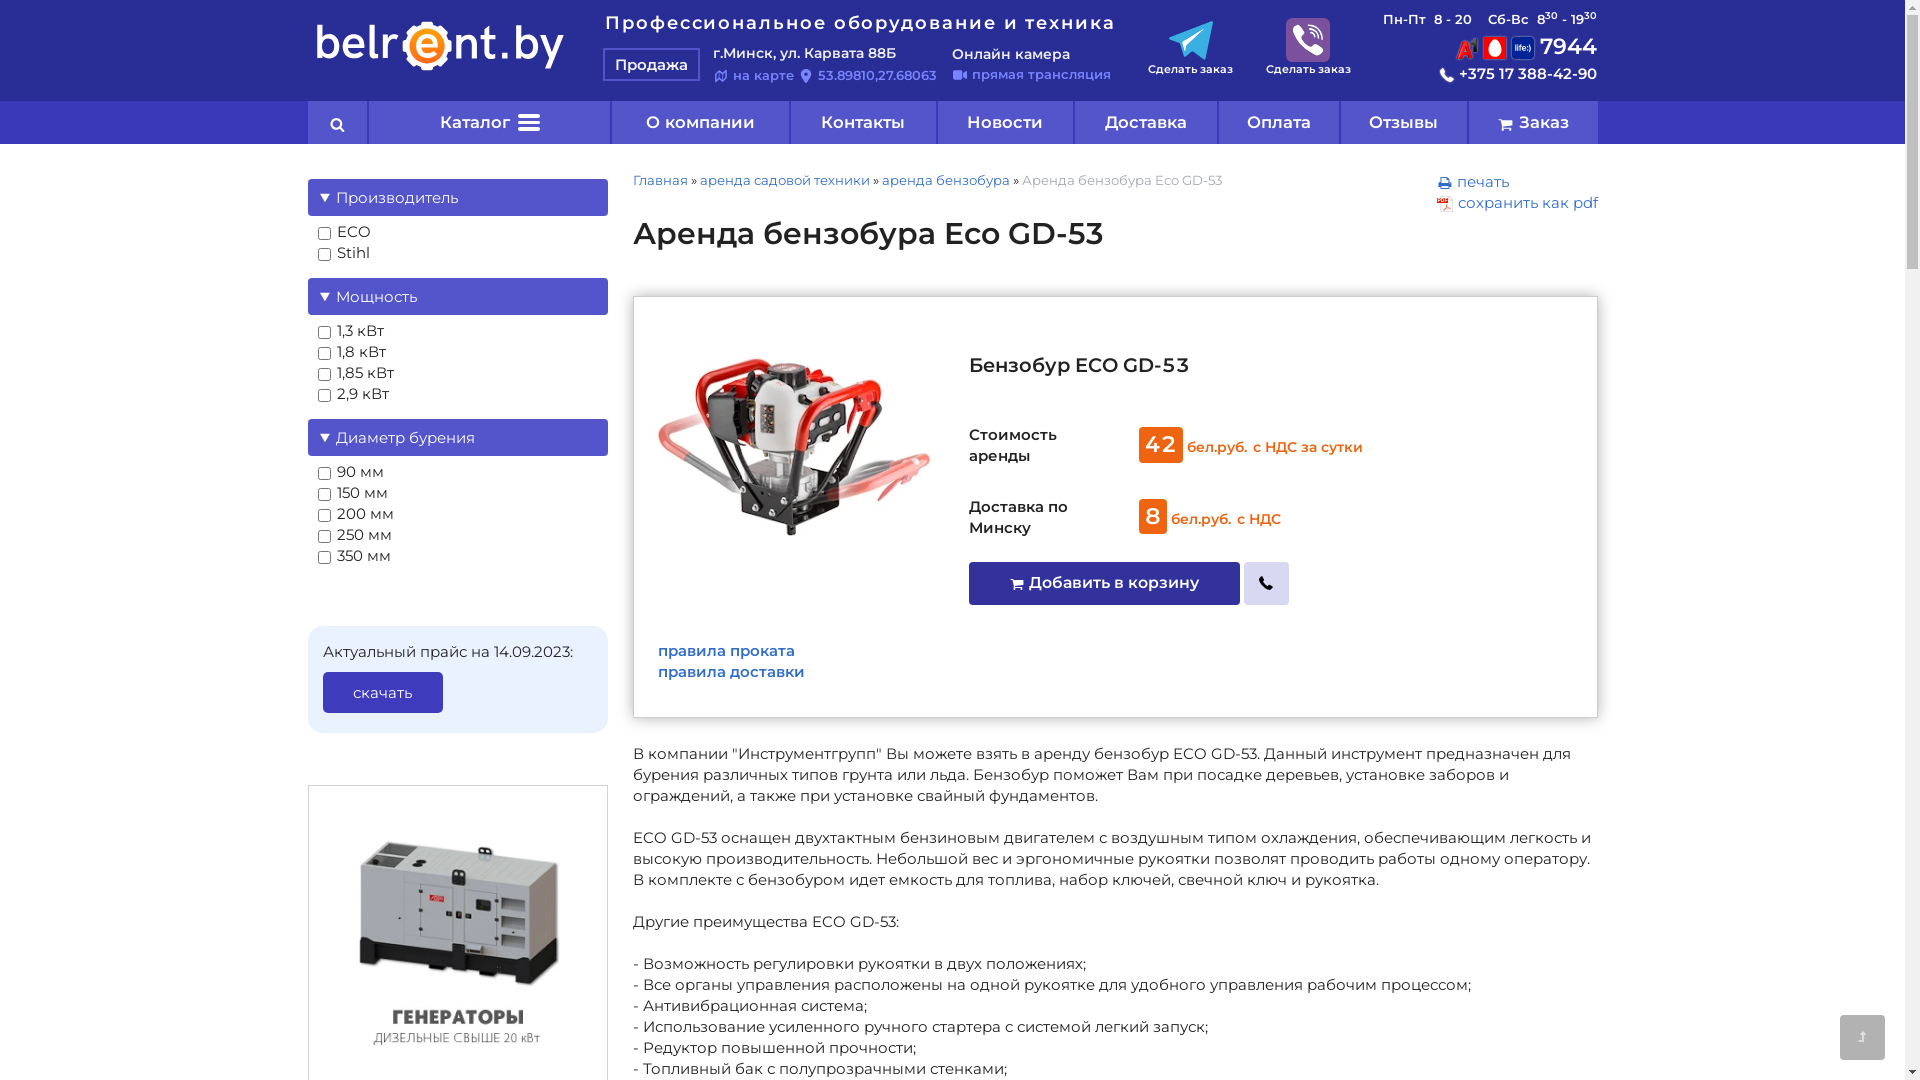 This screenshot has width=1920, height=1080. What do you see at coordinates (1517, 72) in the screenshot?
I see `'+375 17 388-42-90'` at bounding box center [1517, 72].